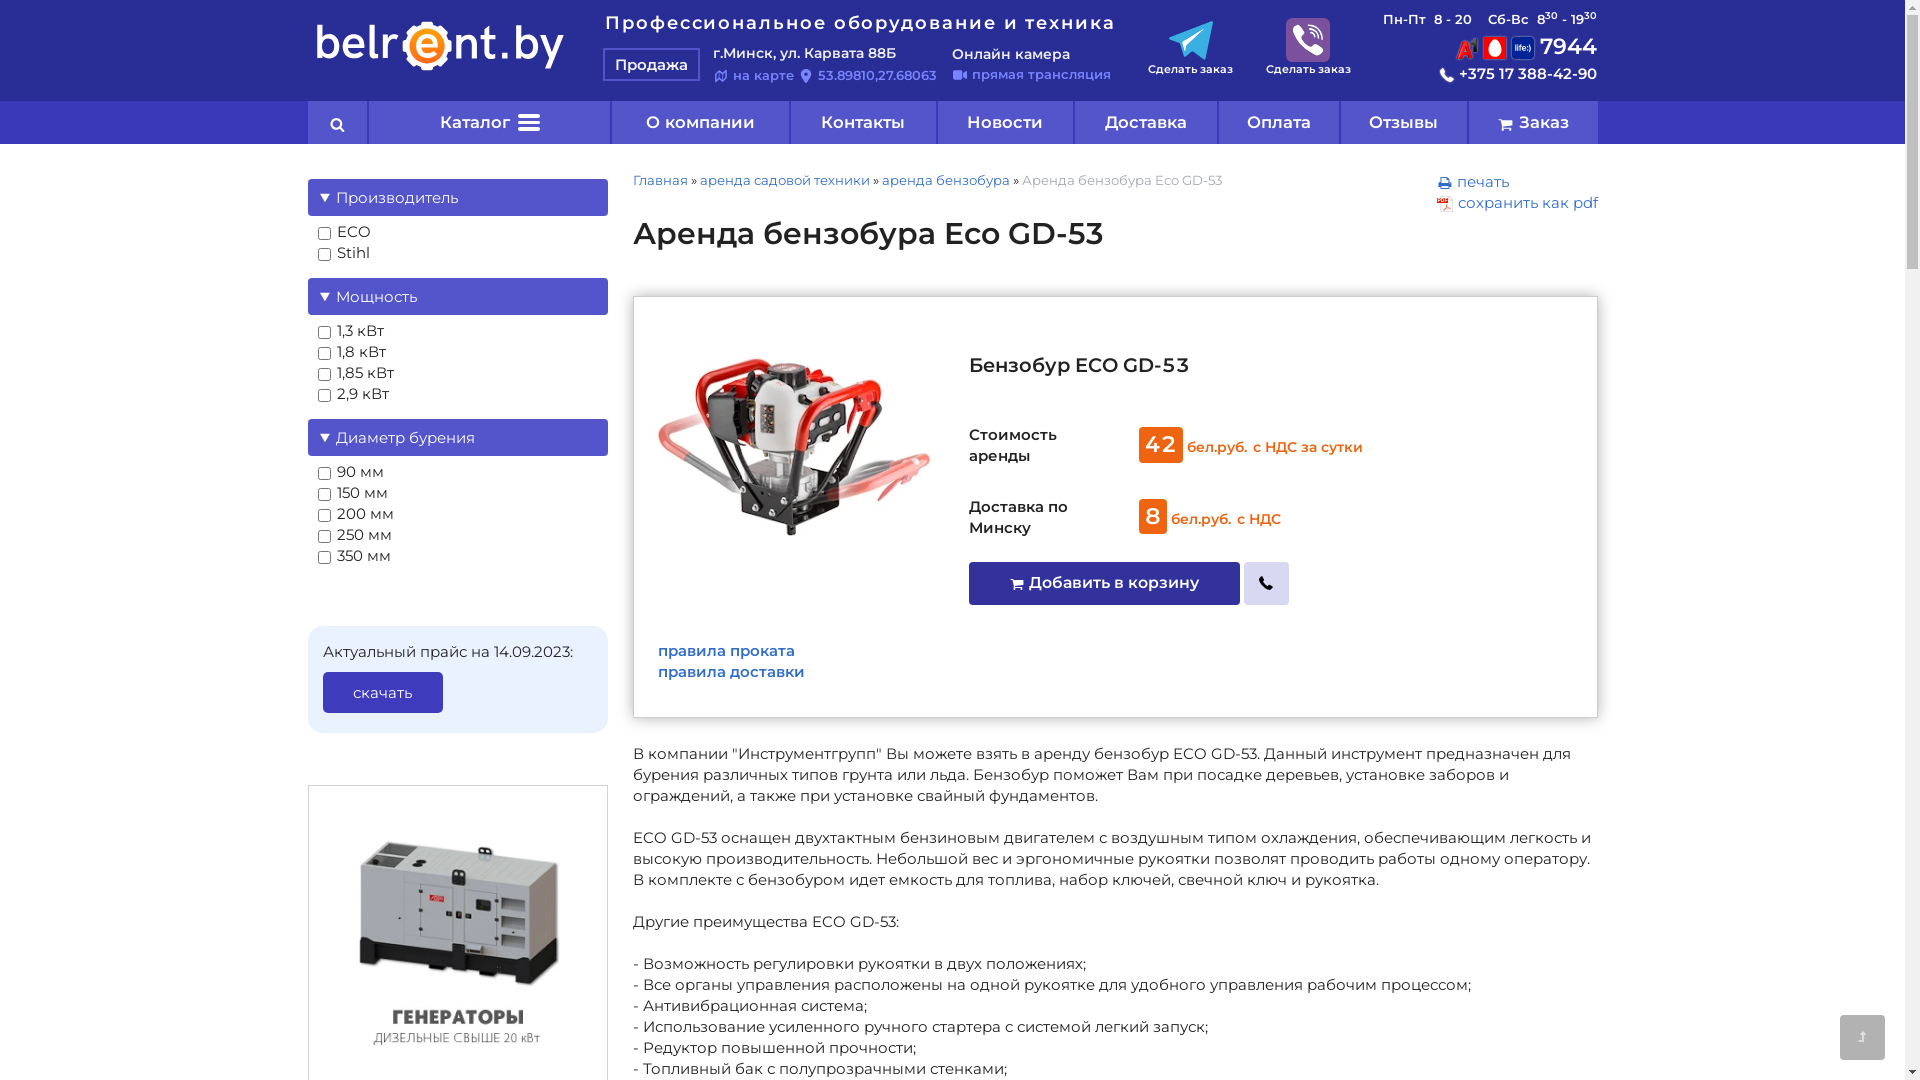 This screenshot has width=1920, height=1080. What do you see at coordinates (1517, 72) in the screenshot?
I see `'+375 17 388-42-90'` at bounding box center [1517, 72].